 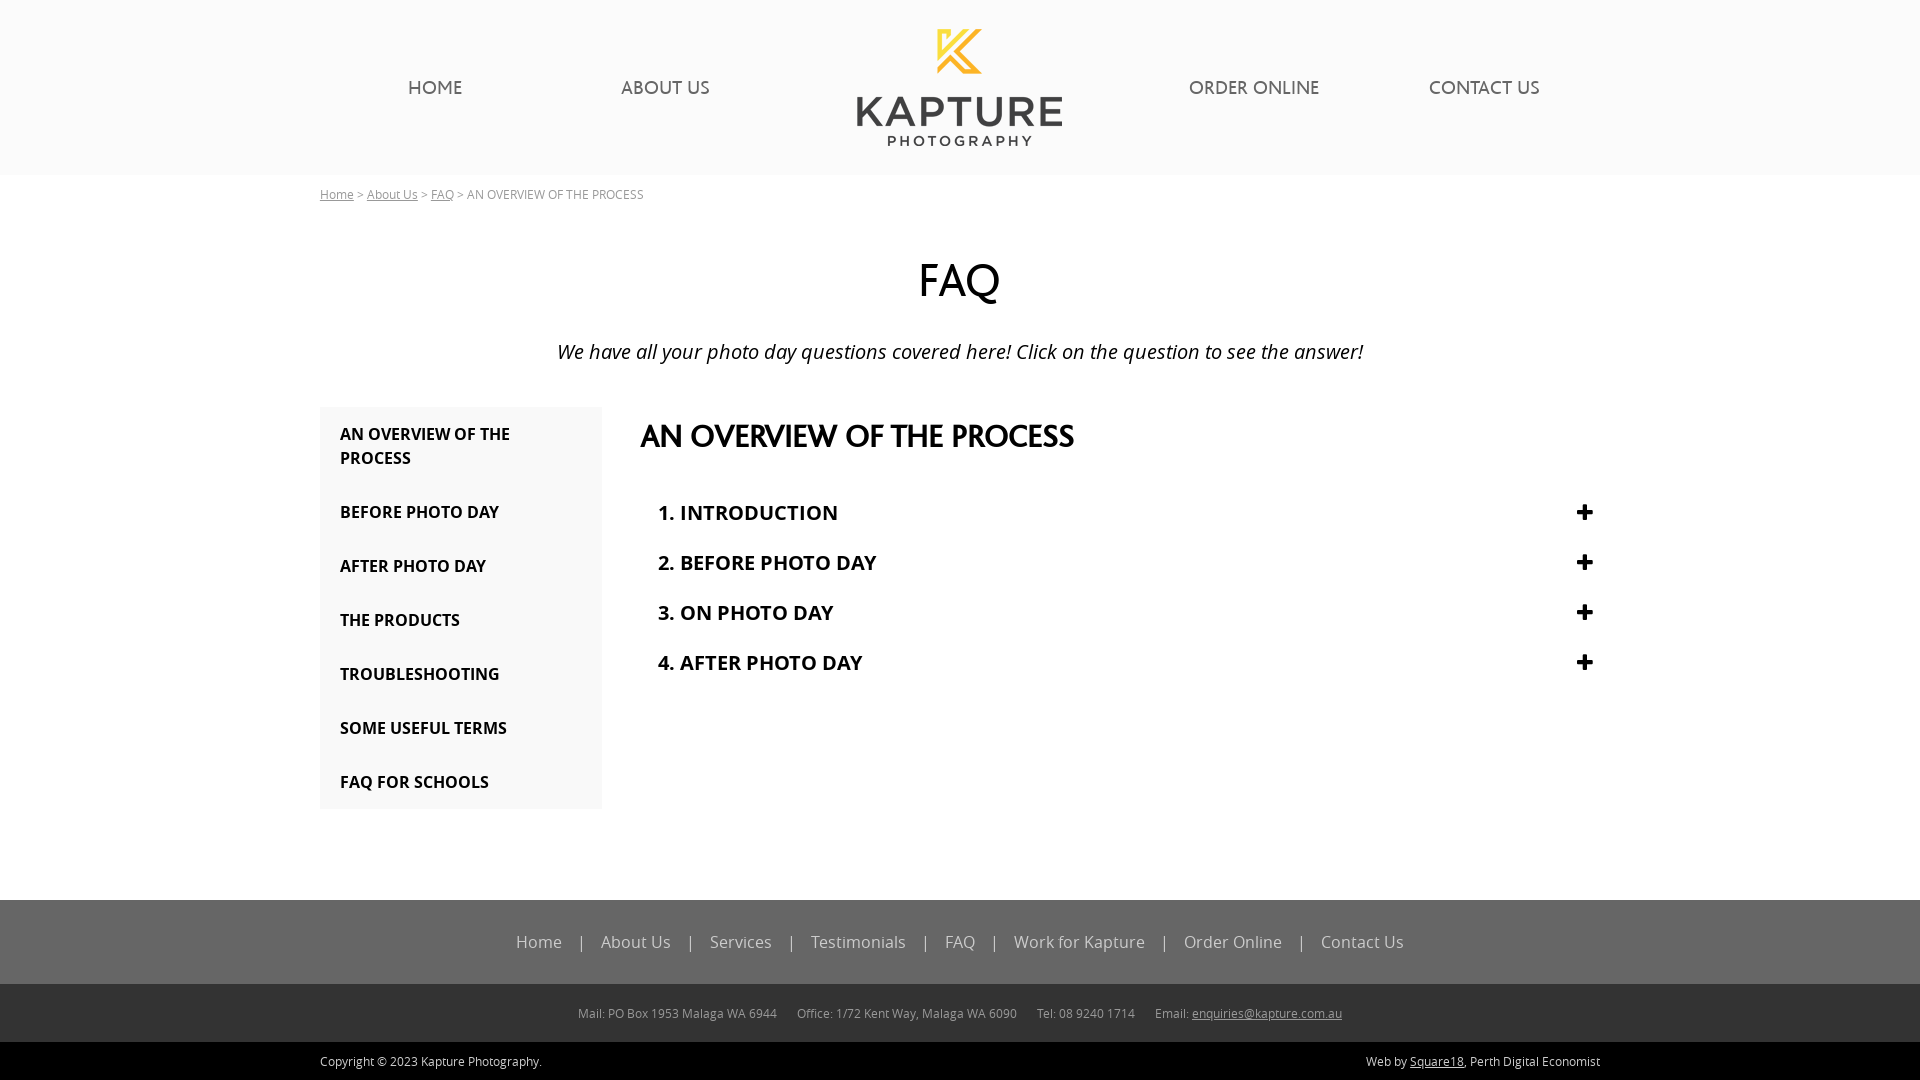 What do you see at coordinates (858, 941) in the screenshot?
I see `'Testimonials'` at bounding box center [858, 941].